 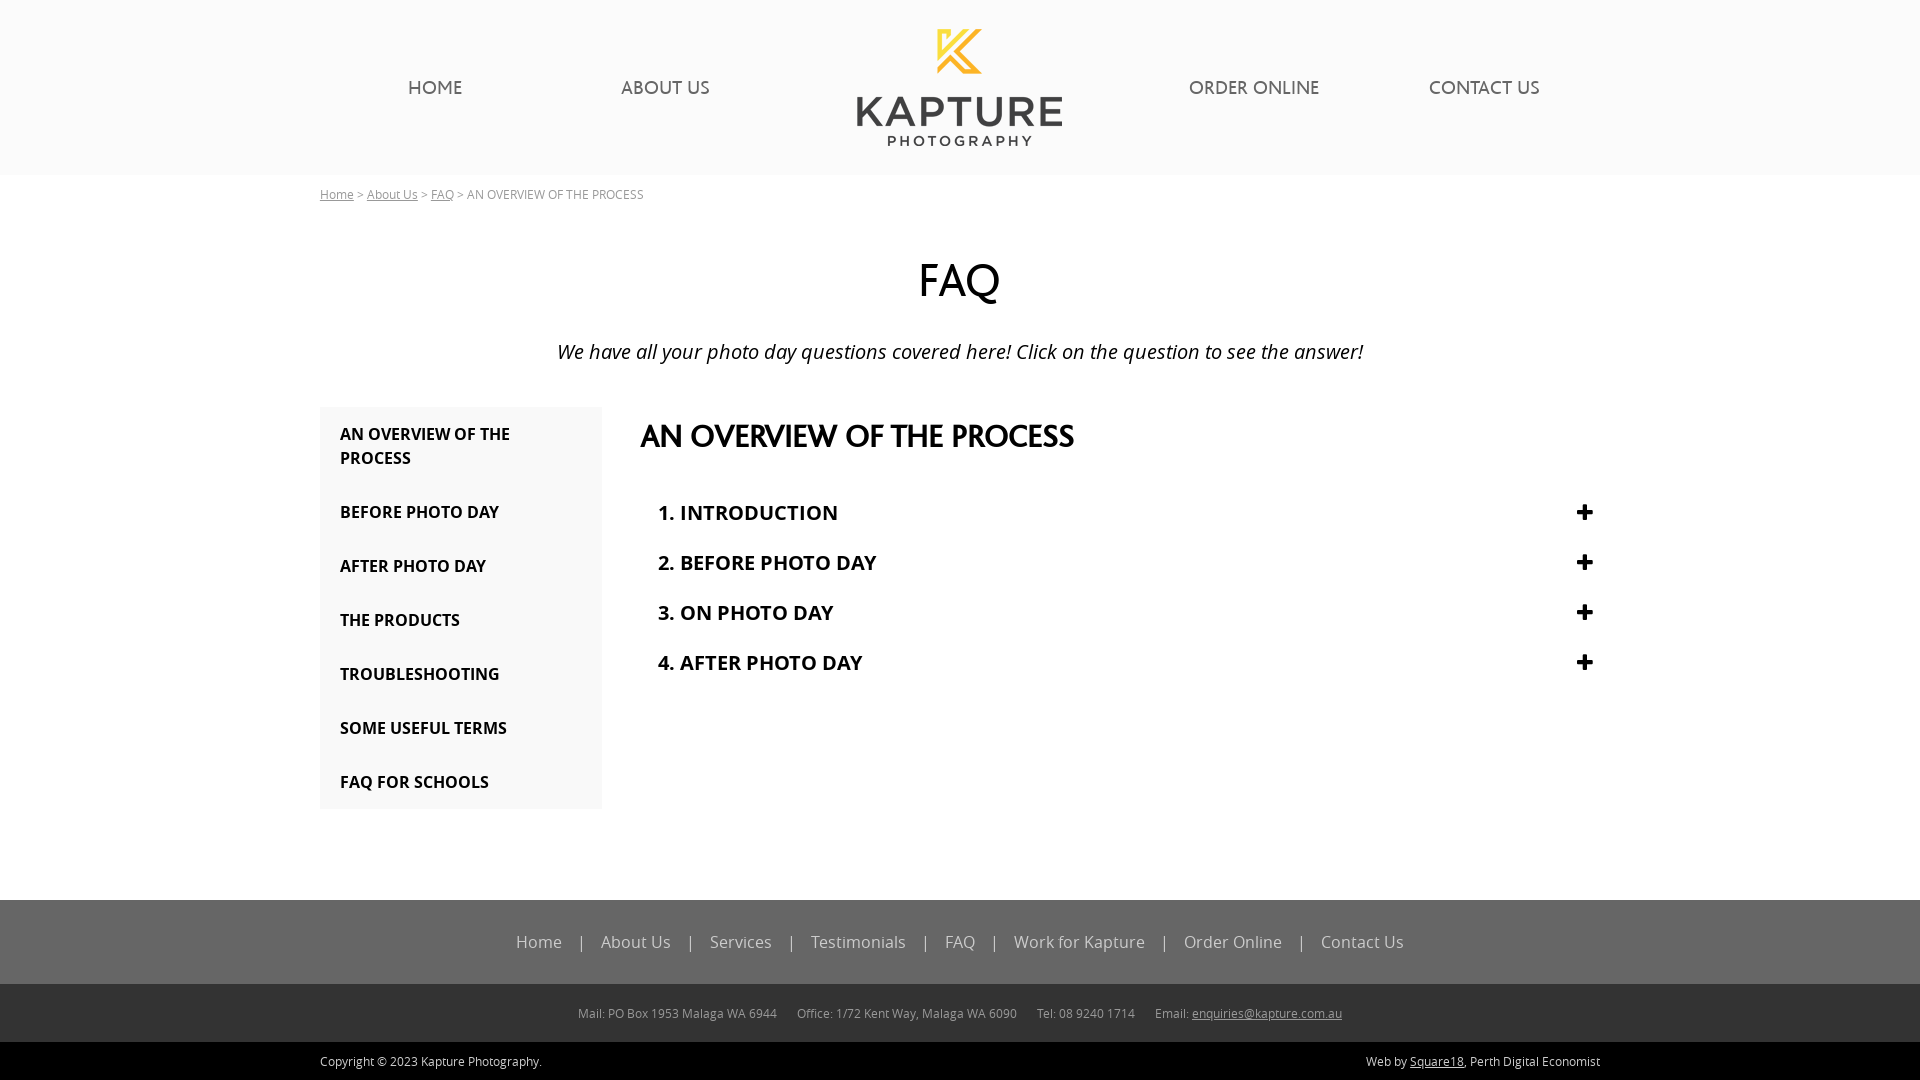 What do you see at coordinates (858, 941) in the screenshot?
I see `'Testimonials'` at bounding box center [858, 941].